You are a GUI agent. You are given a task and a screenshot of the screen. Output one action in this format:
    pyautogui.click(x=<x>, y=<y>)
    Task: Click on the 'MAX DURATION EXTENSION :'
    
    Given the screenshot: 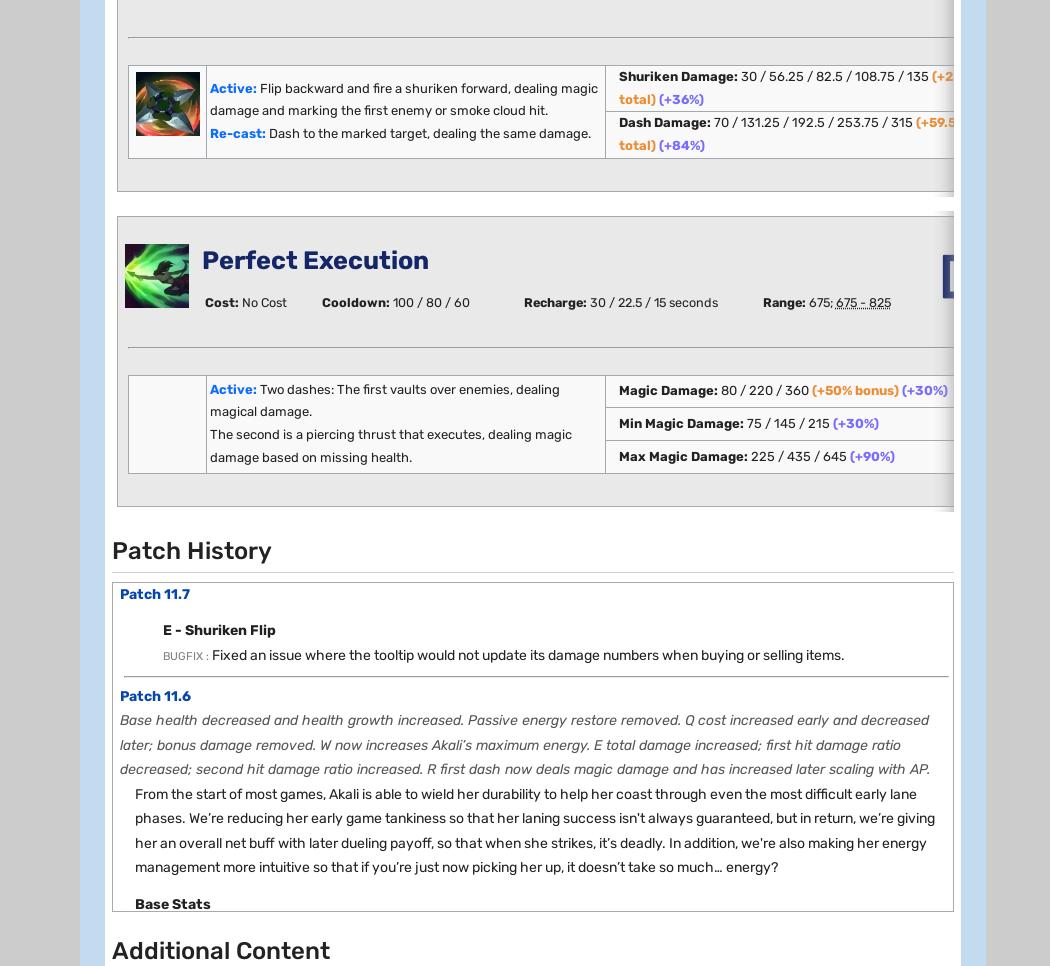 What is the action you would take?
    pyautogui.click(x=238, y=576)
    